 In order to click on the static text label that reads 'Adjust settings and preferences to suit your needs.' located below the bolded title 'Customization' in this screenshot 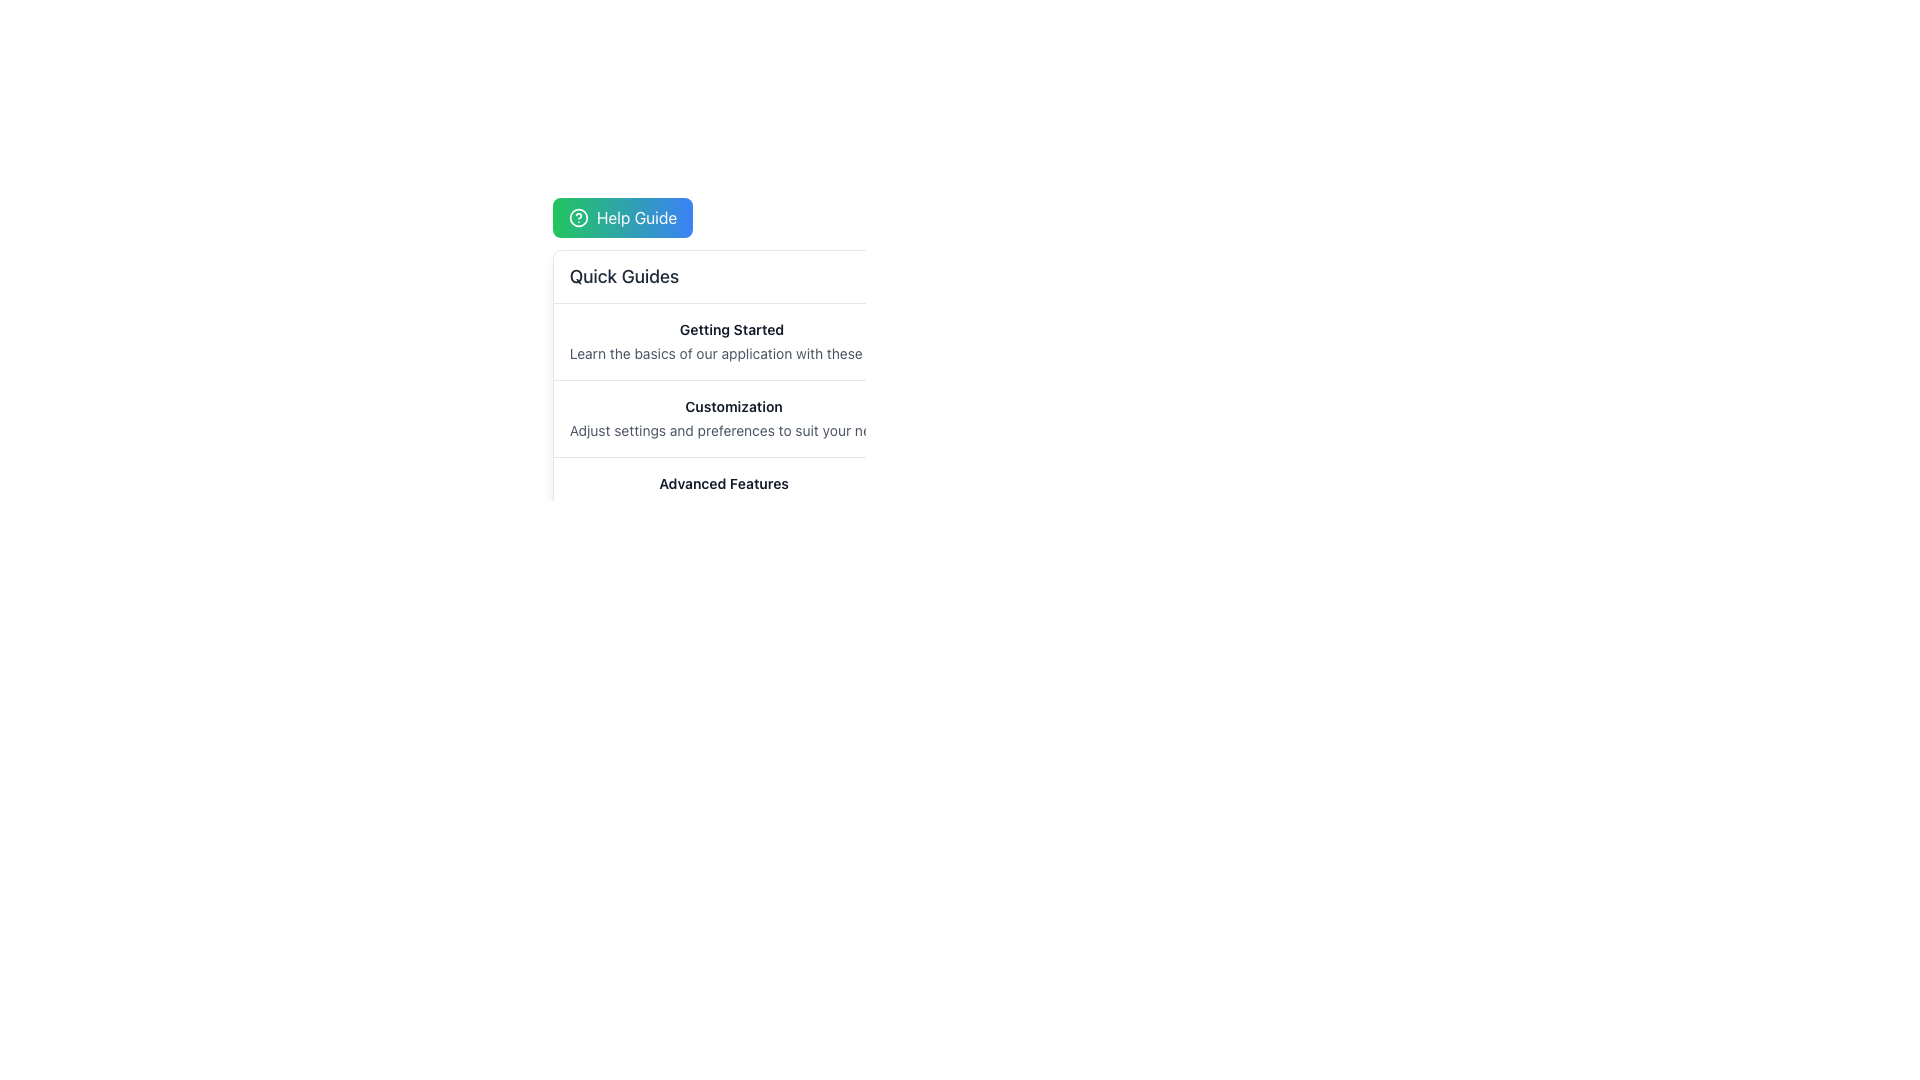, I will do `click(733, 430)`.